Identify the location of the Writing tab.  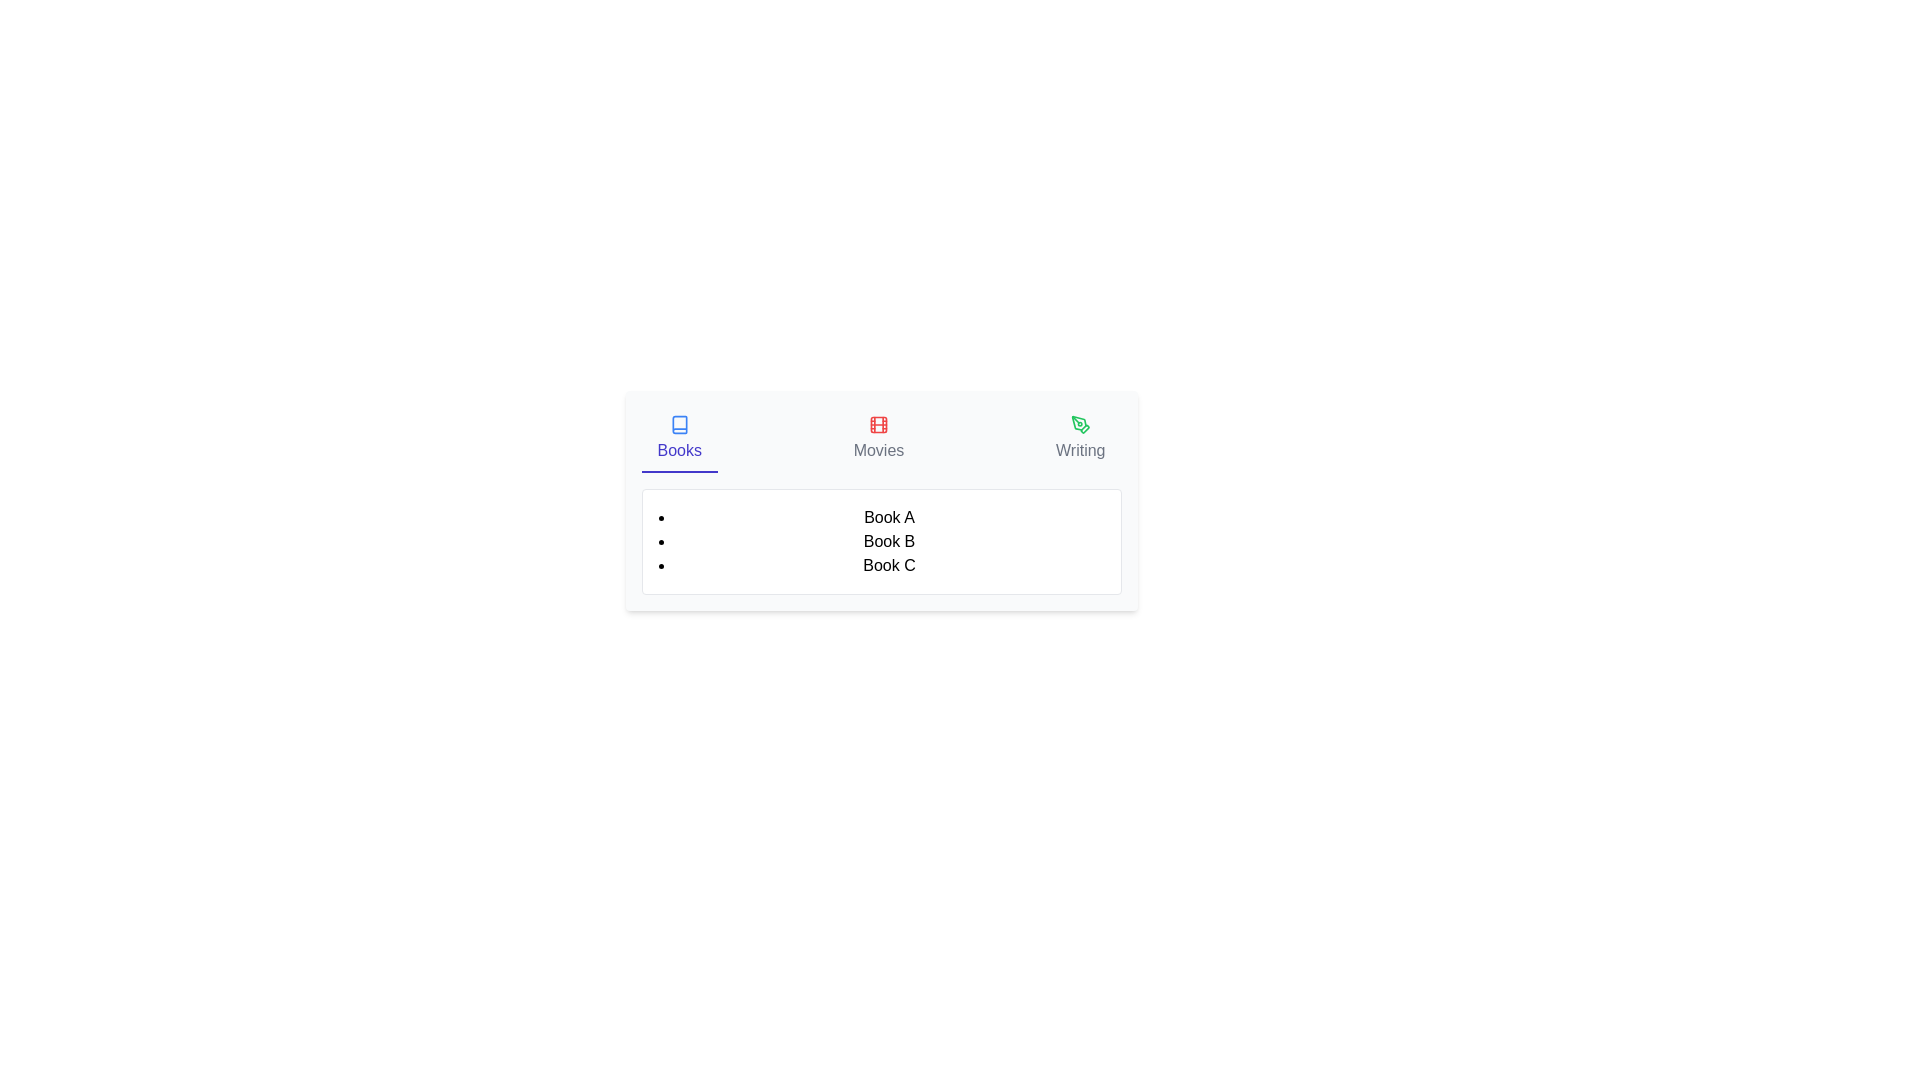
(1079, 438).